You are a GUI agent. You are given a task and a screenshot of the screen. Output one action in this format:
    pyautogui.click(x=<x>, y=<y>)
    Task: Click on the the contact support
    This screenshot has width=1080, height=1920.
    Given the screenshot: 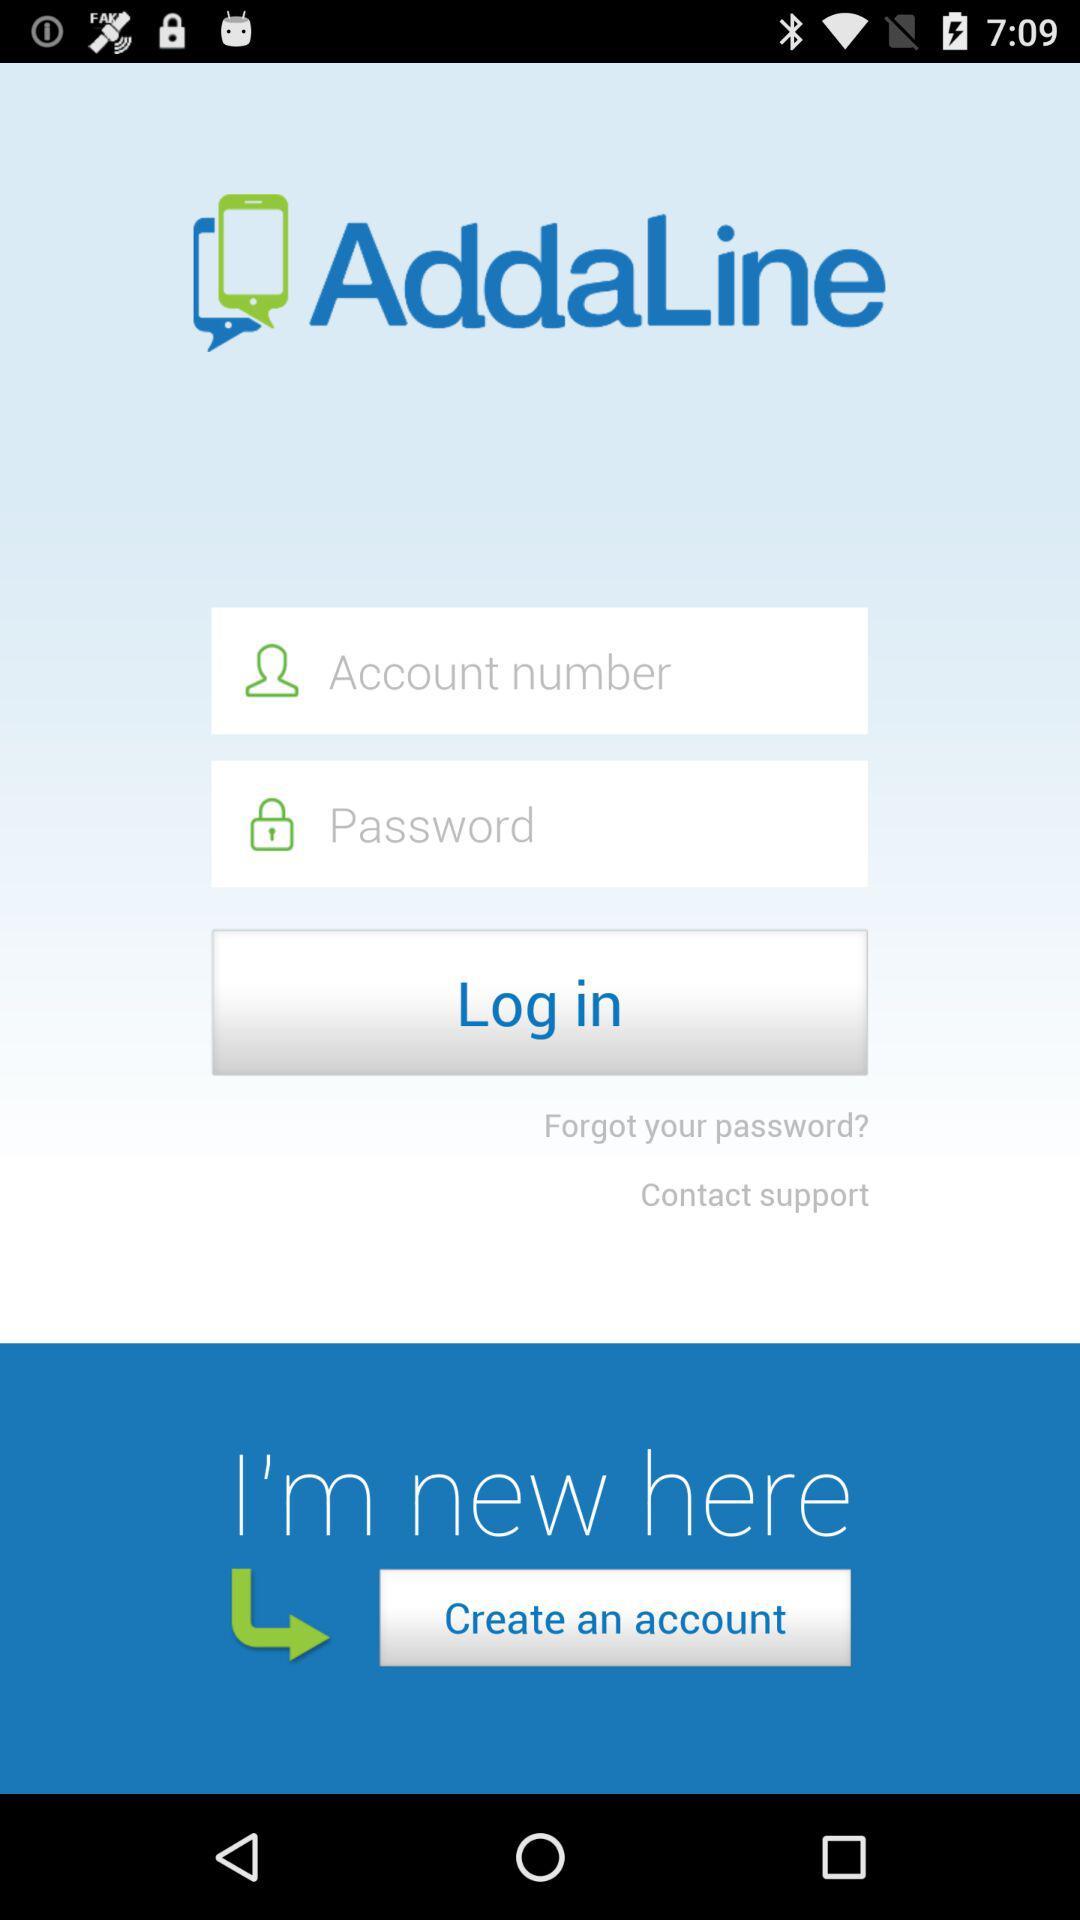 What is the action you would take?
    pyautogui.click(x=754, y=1193)
    